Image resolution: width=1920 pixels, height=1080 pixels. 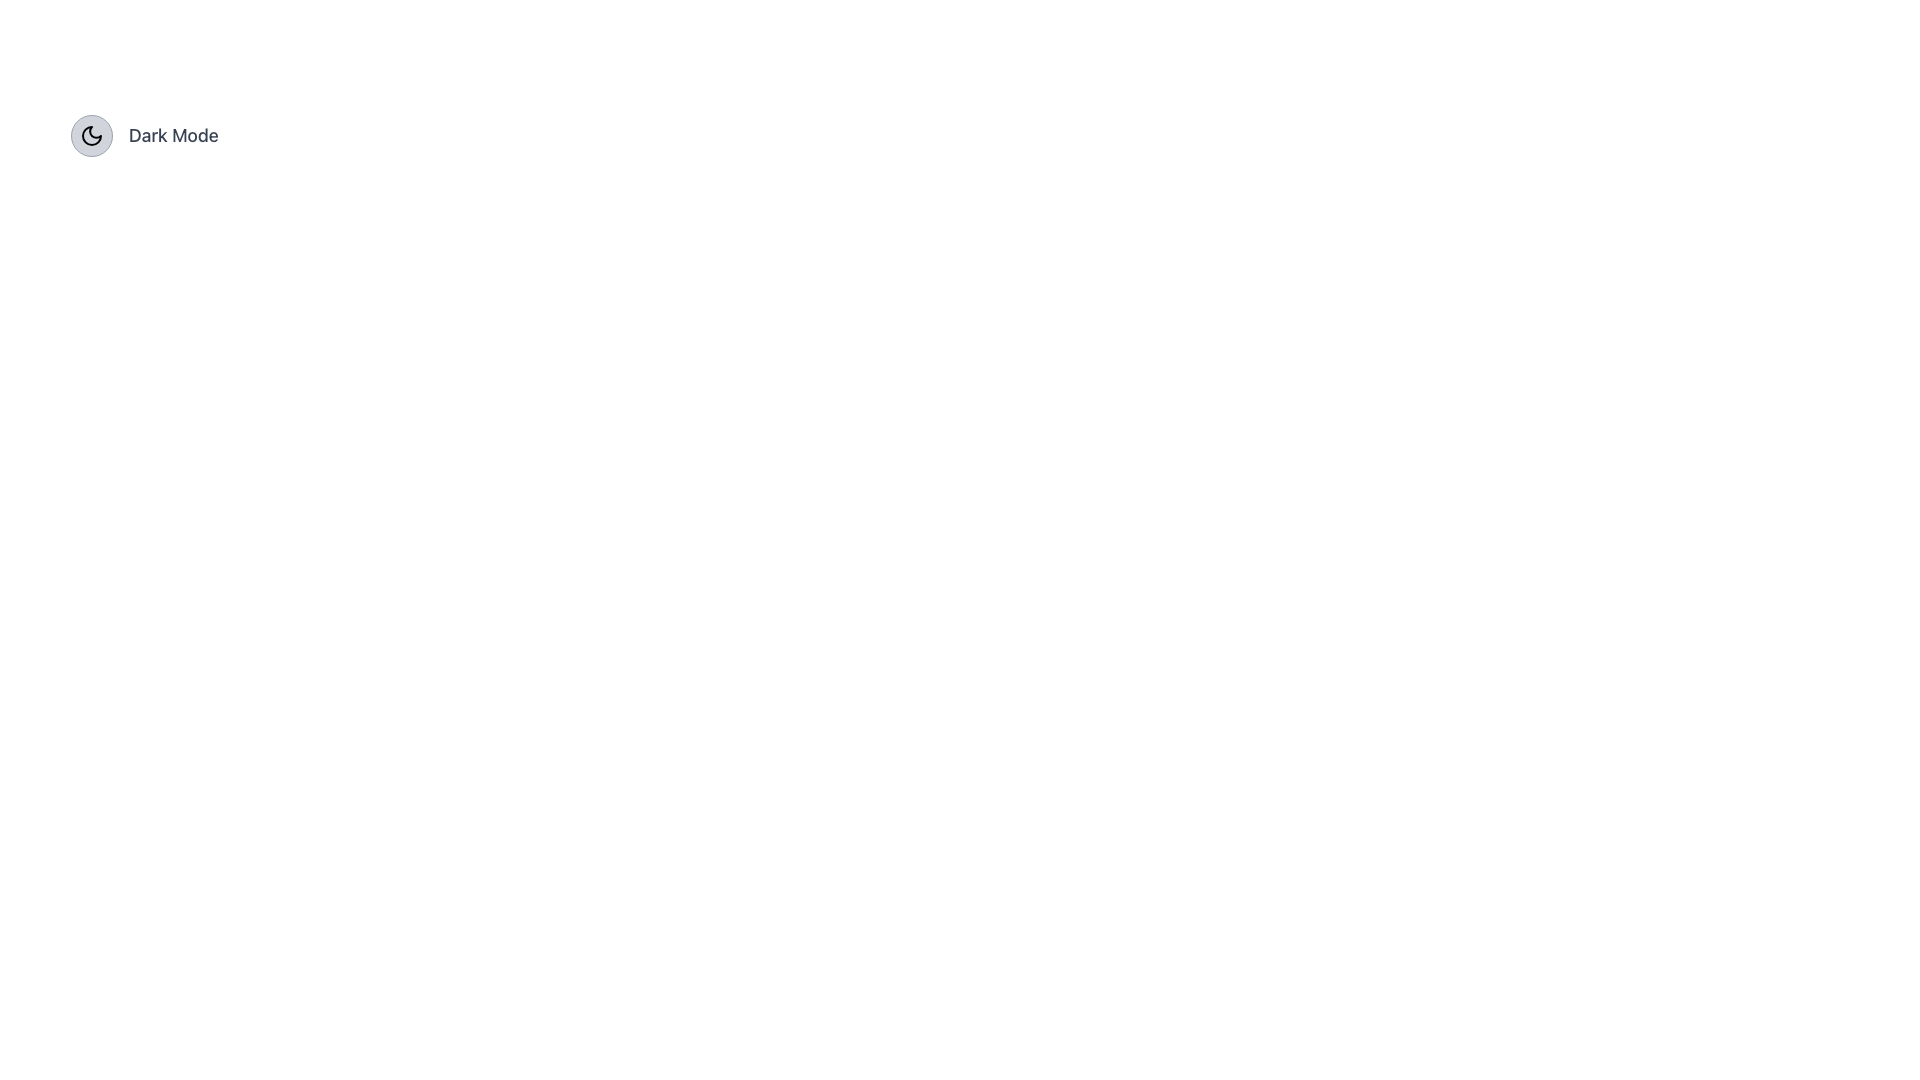 What do you see at coordinates (90, 135) in the screenshot?
I see `the crescent moon icon within the circular button that is part of the 'Dark Mode' setting, located at the top-left area of the interface` at bounding box center [90, 135].